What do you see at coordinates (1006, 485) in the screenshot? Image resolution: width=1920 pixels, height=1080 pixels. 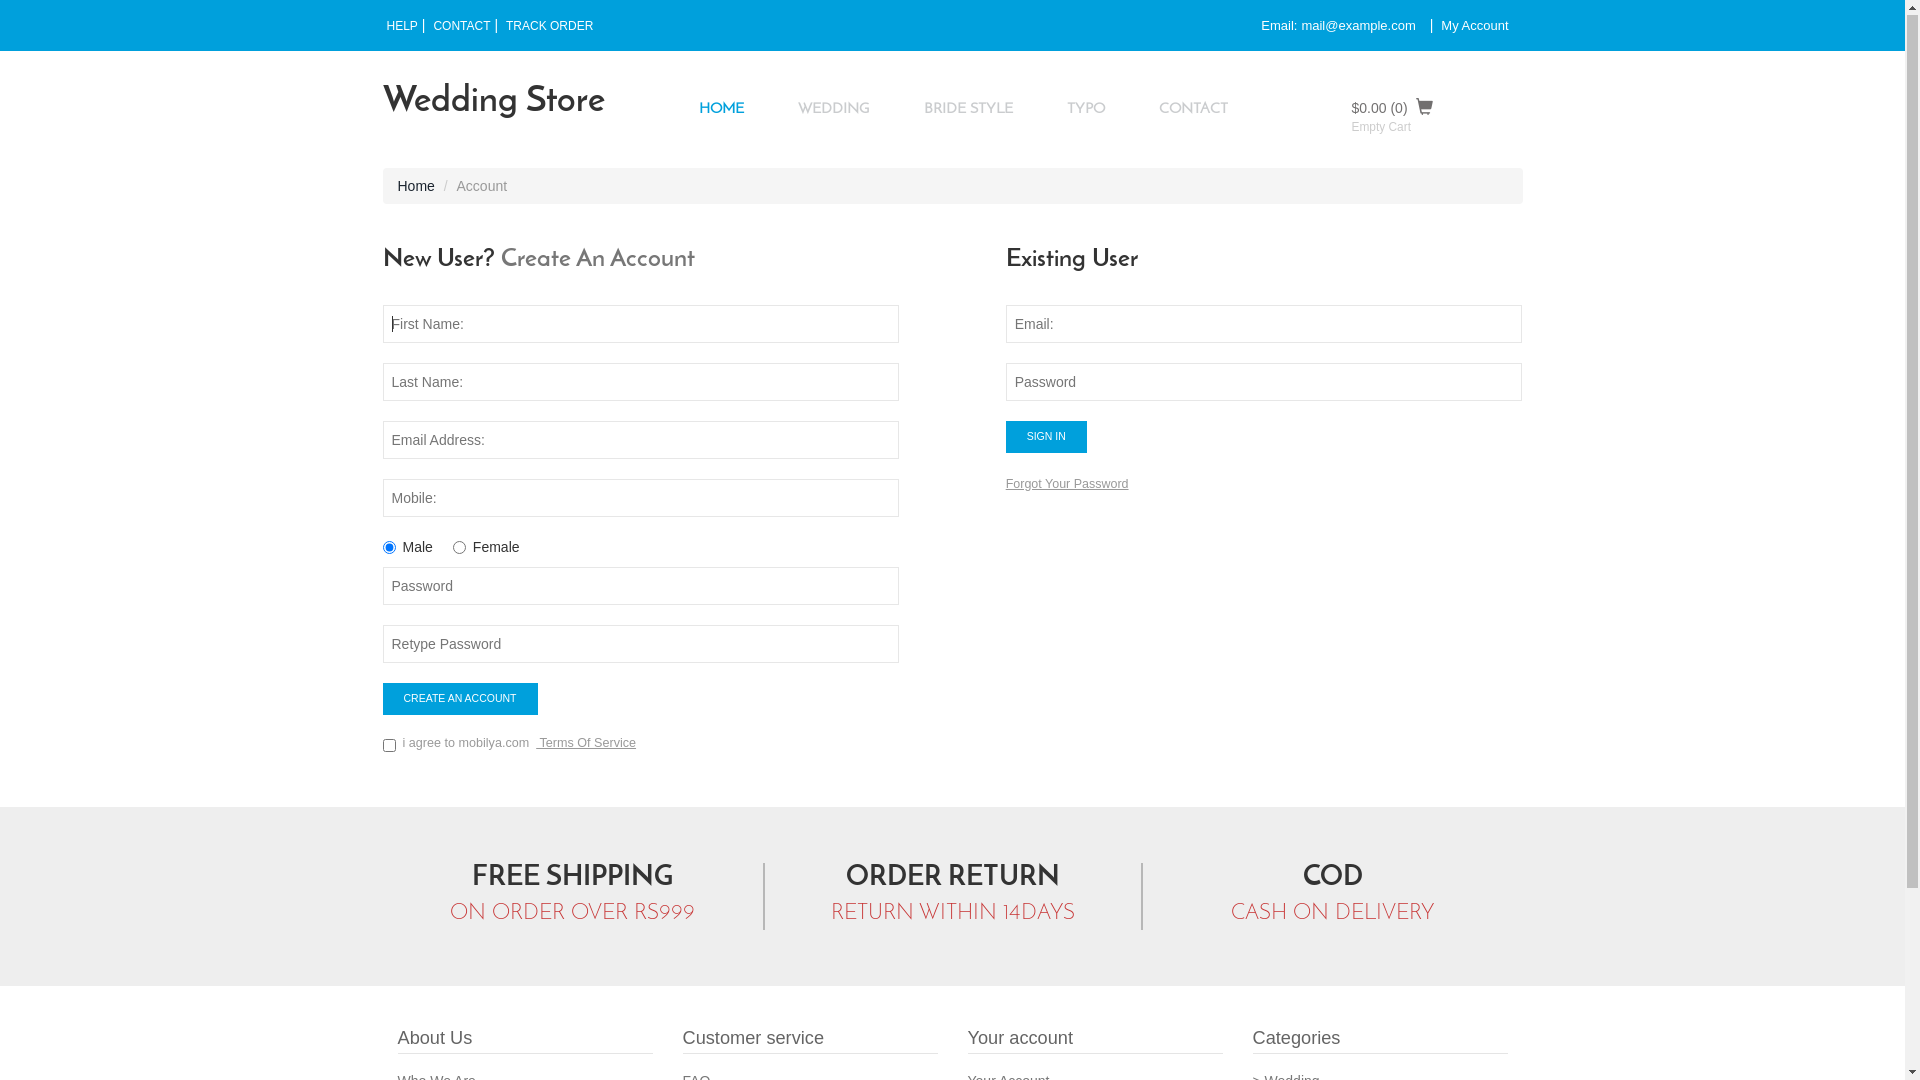 I see `'Forgot Your Password'` at bounding box center [1006, 485].